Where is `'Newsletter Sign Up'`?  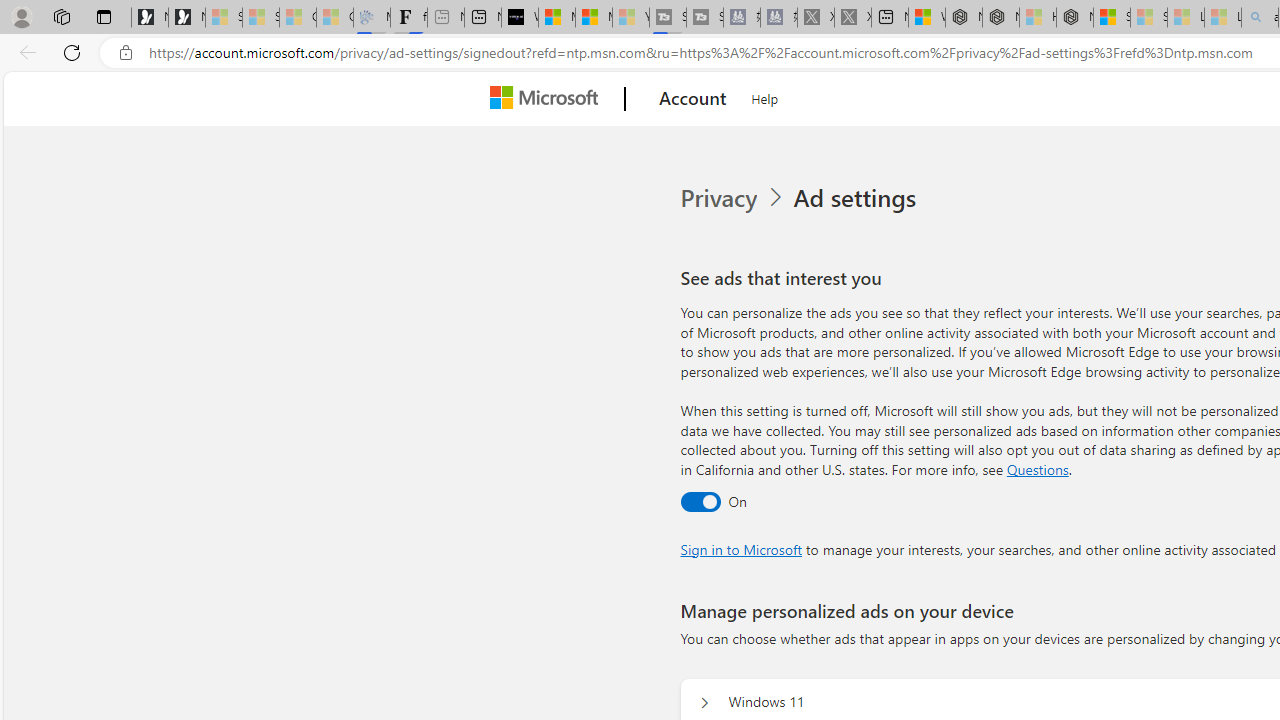
'Newsletter Sign Up' is located at coordinates (186, 17).